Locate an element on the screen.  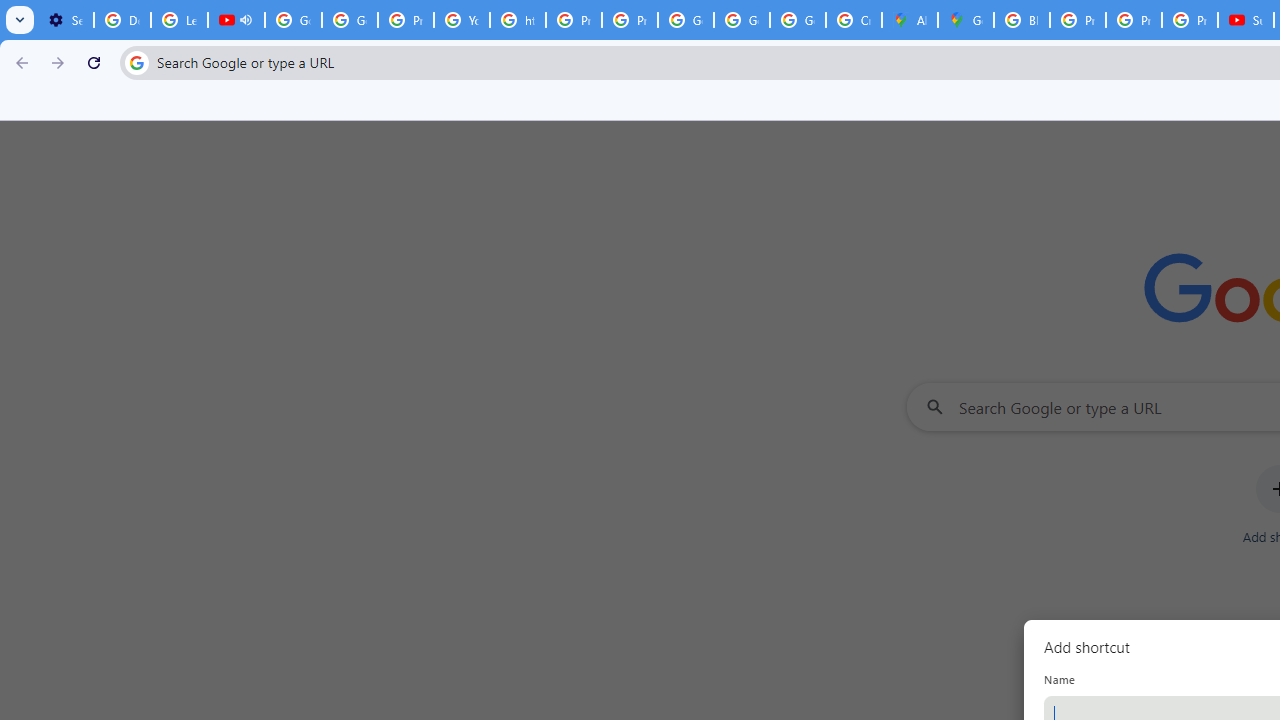
'Create your Google Account' is located at coordinates (853, 20).